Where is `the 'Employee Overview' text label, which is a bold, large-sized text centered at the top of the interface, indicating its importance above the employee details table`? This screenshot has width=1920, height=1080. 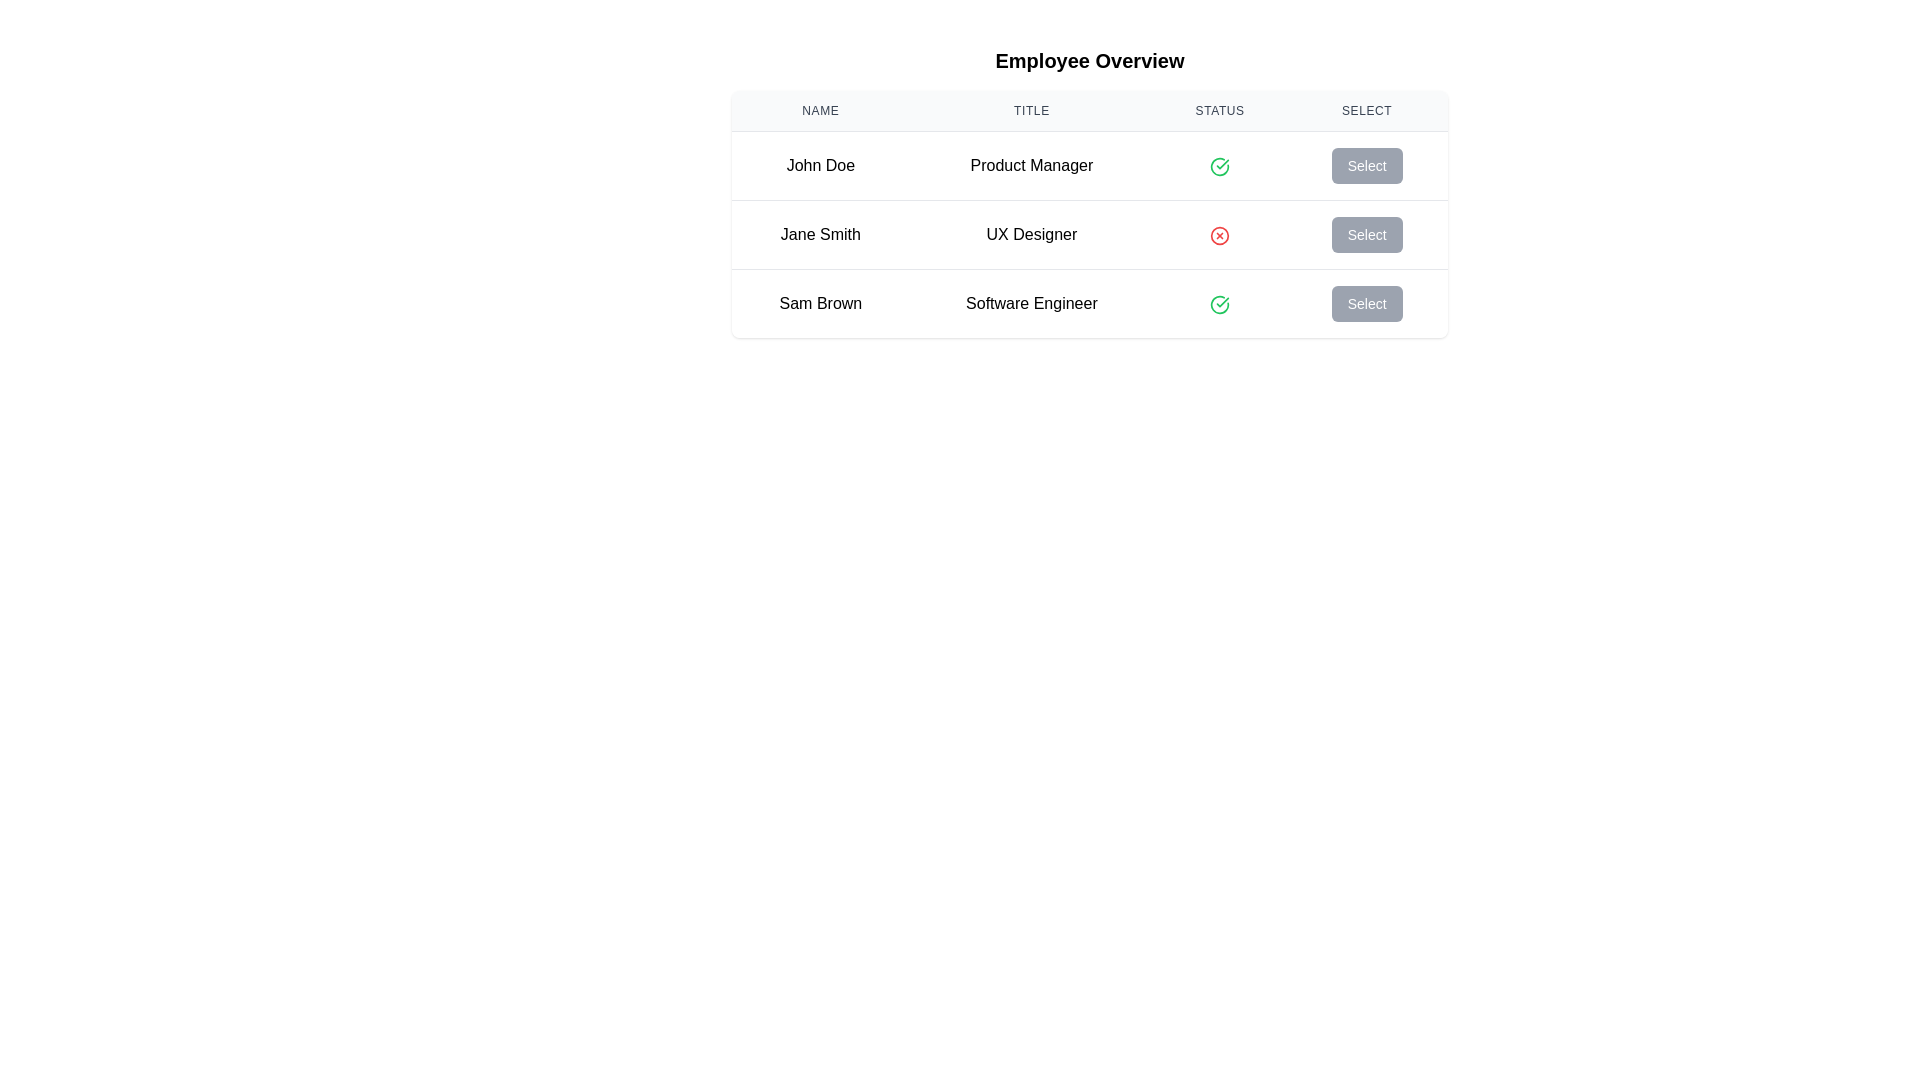 the 'Employee Overview' text label, which is a bold, large-sized text centered at the top of the interface, indicating its importance above the employee details table is located at coordinates (1088, 60).